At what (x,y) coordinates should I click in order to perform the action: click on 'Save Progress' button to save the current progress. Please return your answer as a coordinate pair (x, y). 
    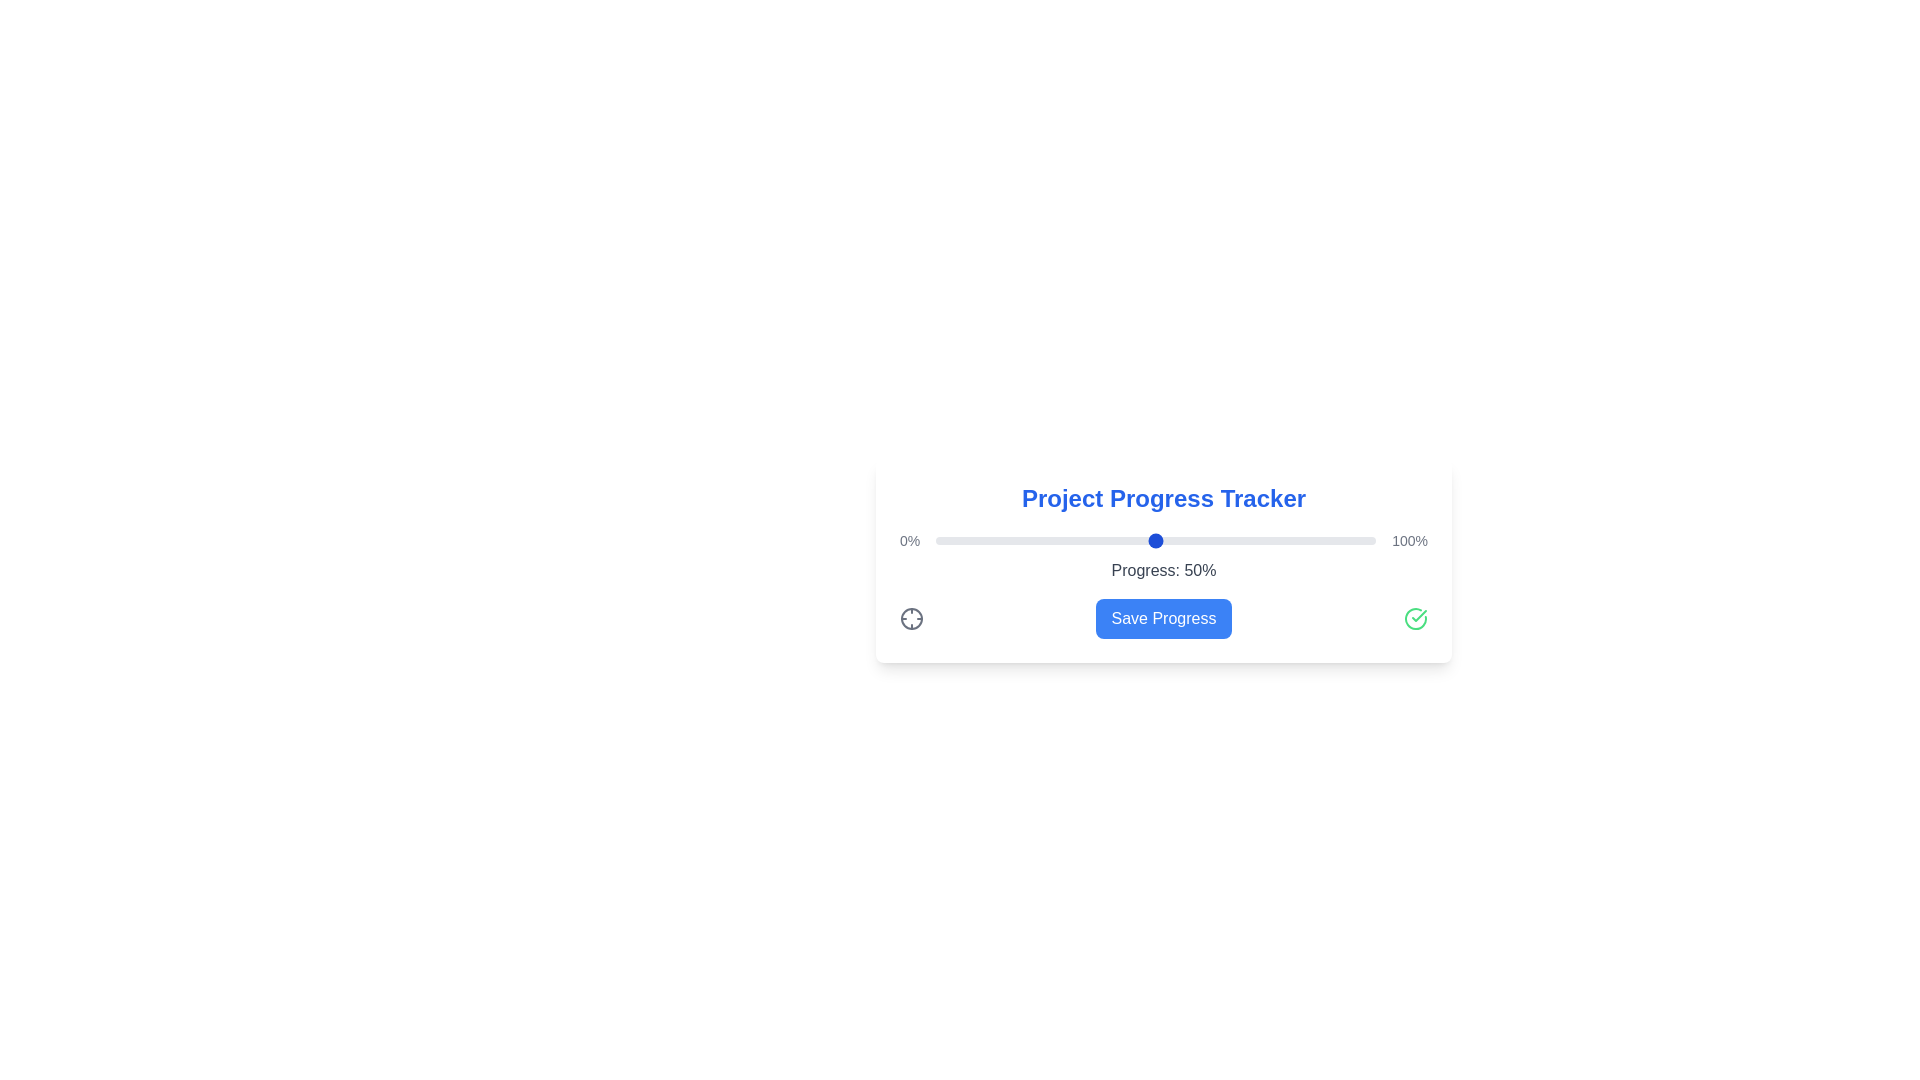
    Looking at the image, I should click on (1163, 617).